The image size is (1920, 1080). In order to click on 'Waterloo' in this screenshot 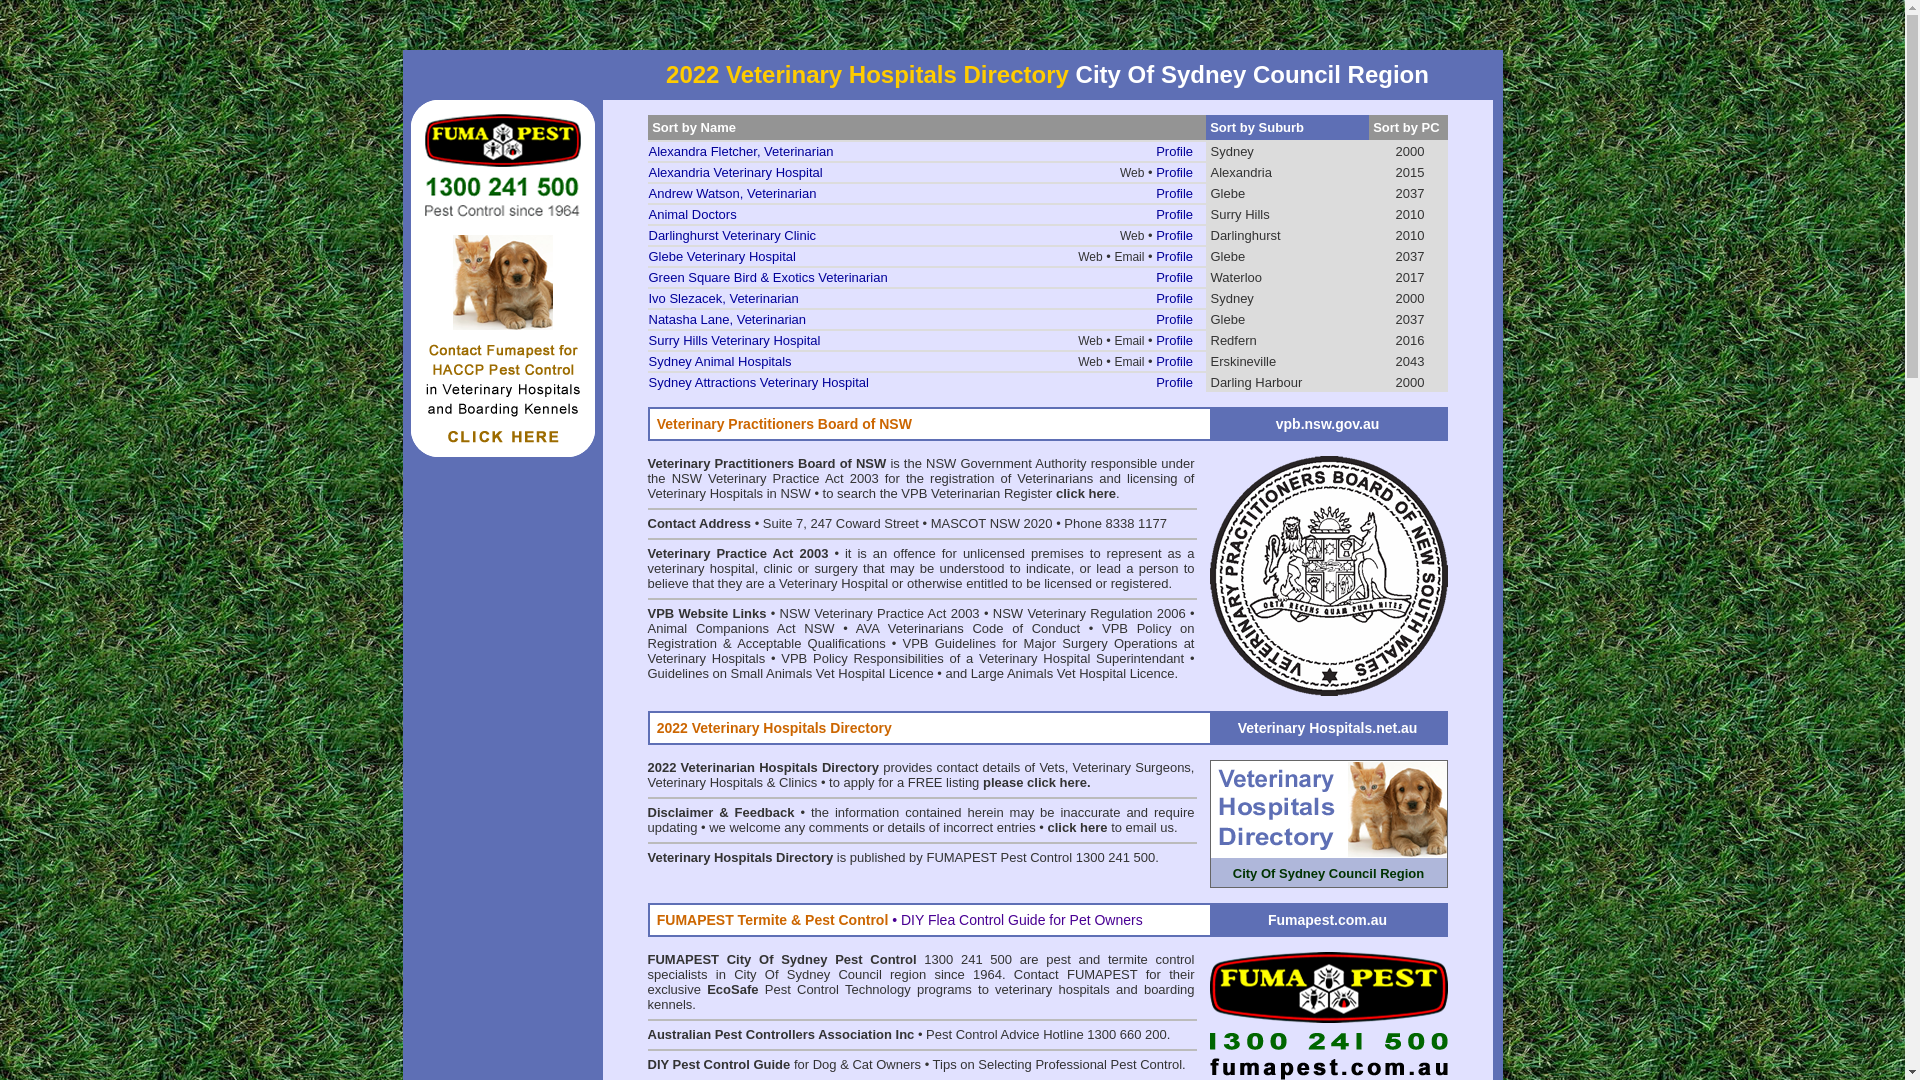, I will do `click(1208, 277)`.